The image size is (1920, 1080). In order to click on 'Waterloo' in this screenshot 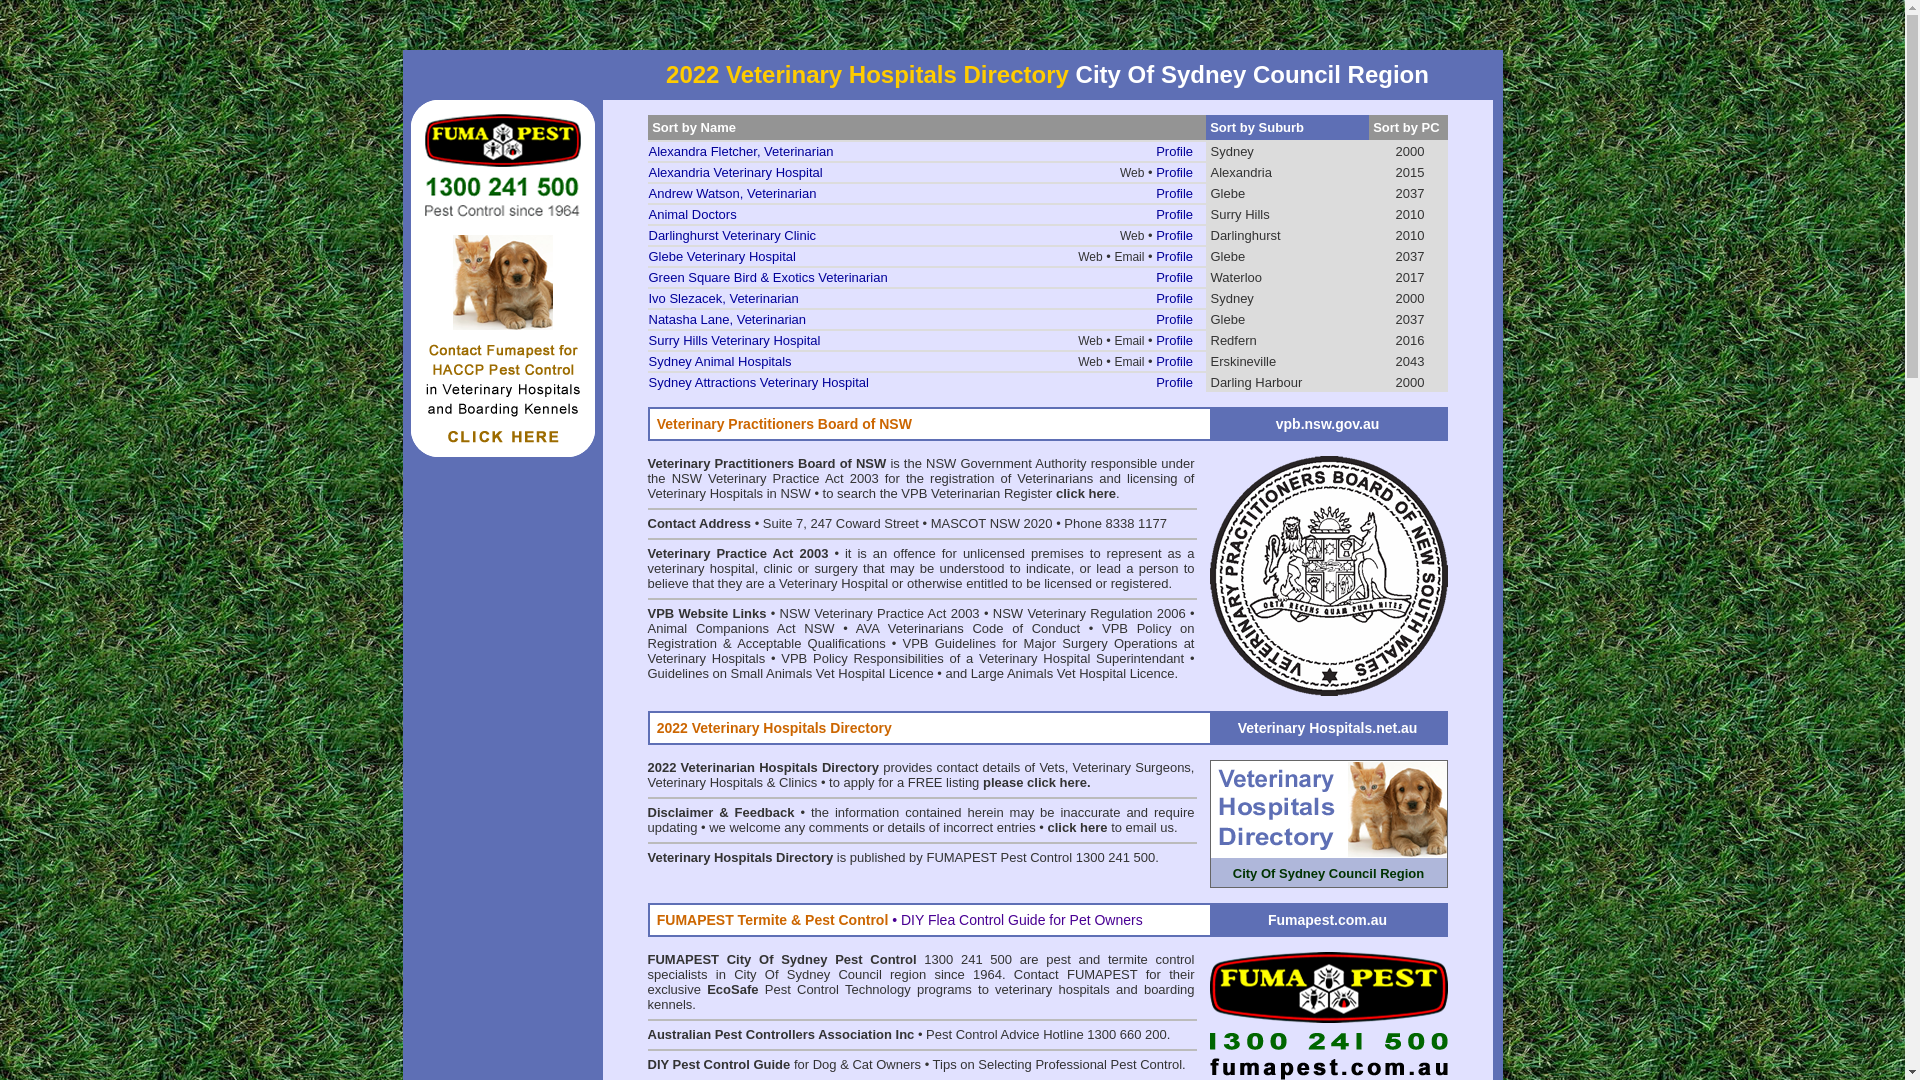, I will do `click(1208, 277)`.